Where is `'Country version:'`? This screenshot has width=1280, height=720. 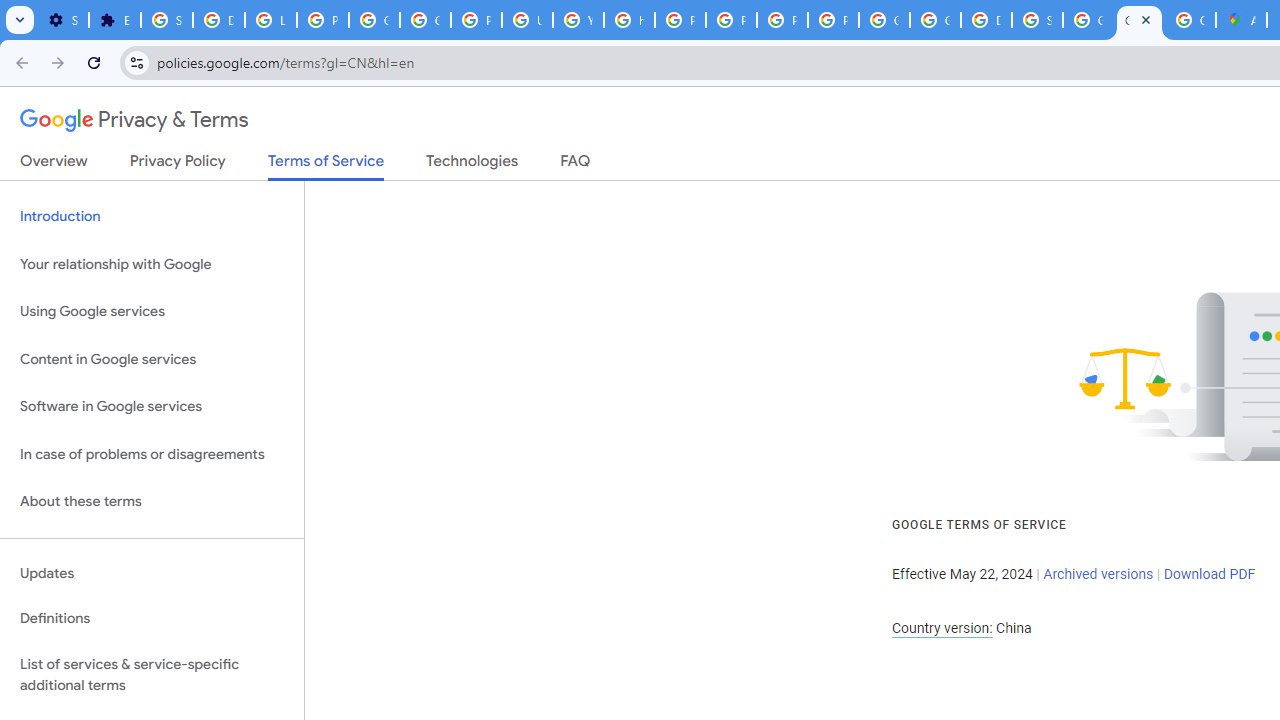
'Country version:' is located at coordinates (941, 627).